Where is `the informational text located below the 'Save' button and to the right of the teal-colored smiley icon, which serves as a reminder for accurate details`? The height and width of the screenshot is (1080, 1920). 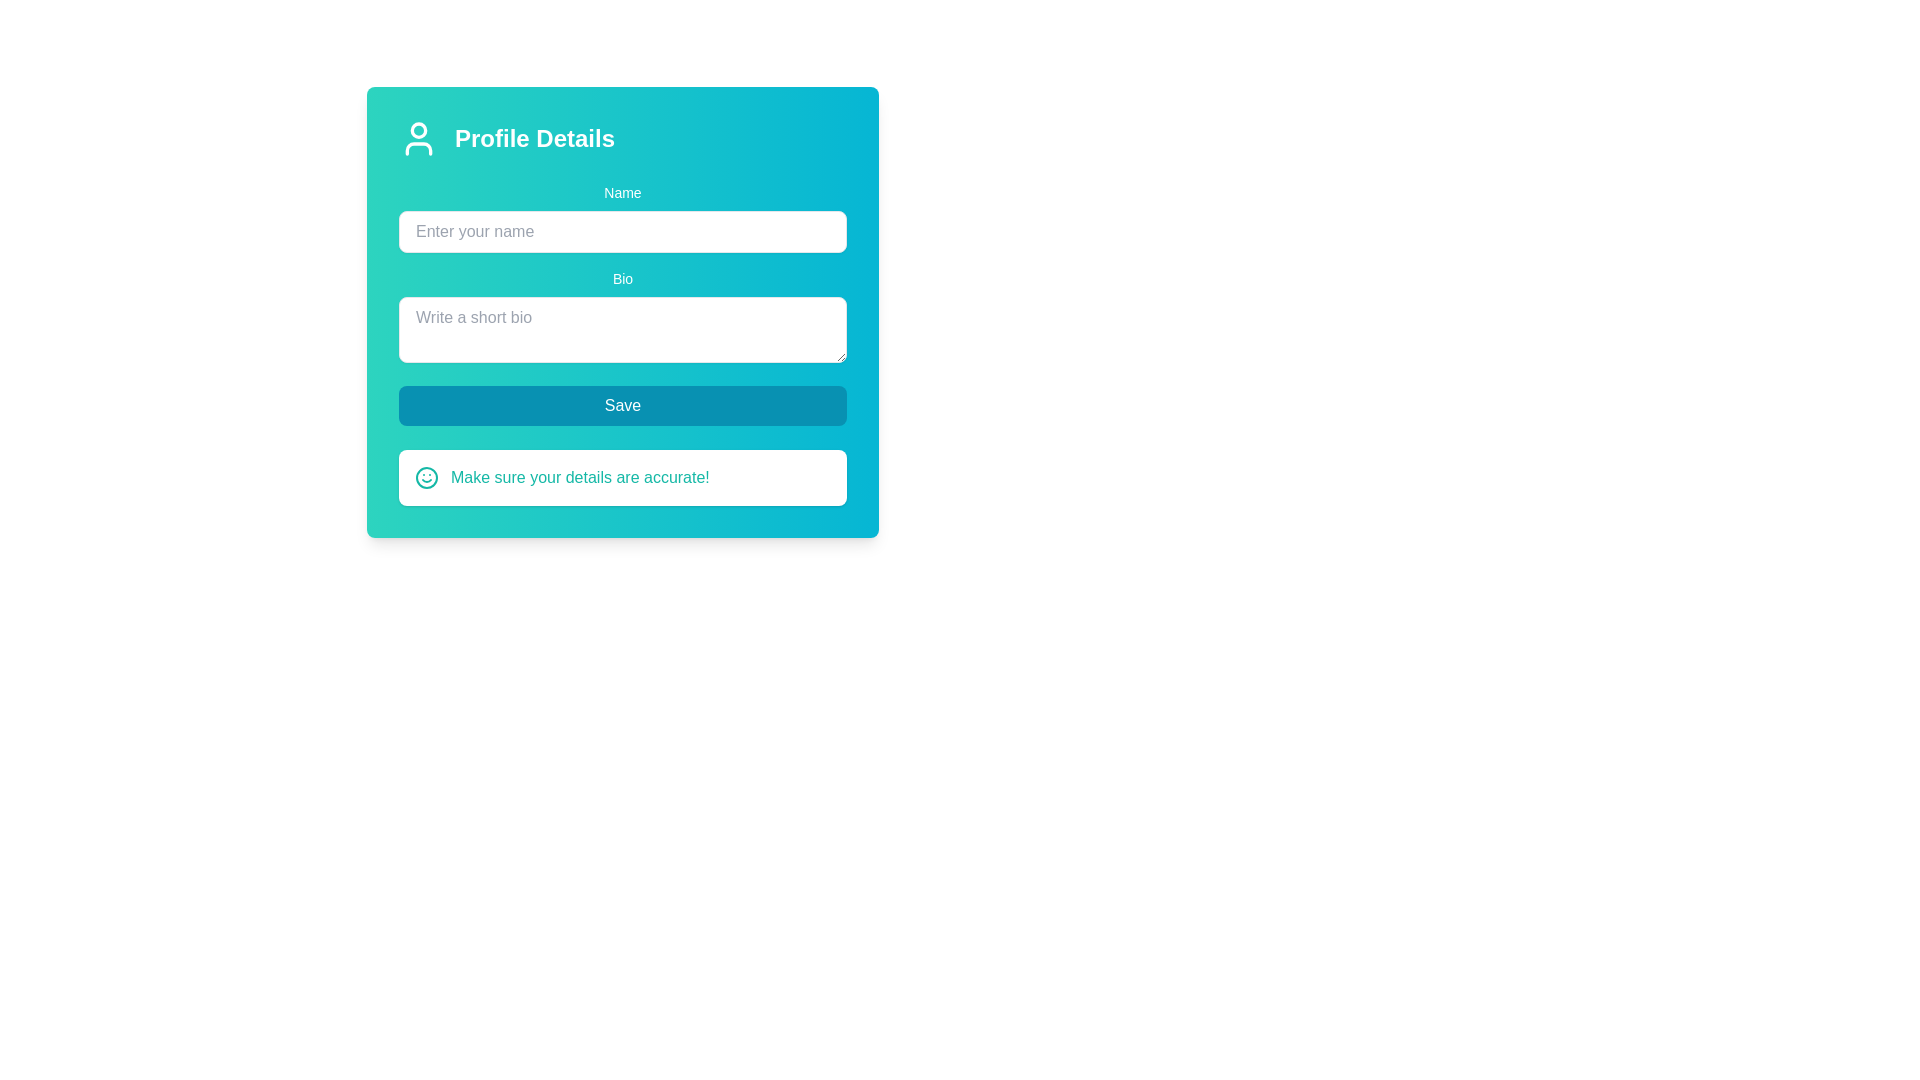 the informational text located below the 'Save' button and to the right of the teal-colored smiley icon, which serves as a reminder for accurate details is located at coordinates (579, 478).